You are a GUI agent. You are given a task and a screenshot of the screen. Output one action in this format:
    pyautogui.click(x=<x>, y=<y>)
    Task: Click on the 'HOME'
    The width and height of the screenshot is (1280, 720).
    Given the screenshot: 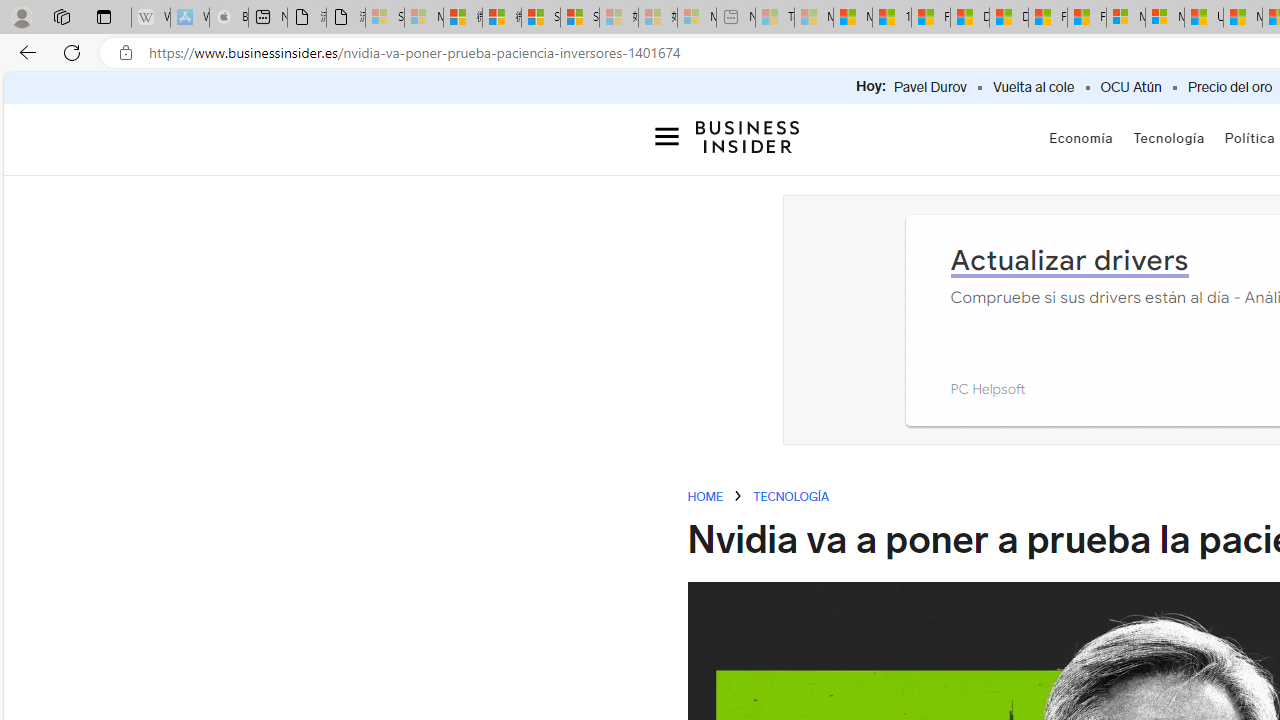 What is the action you would take?
    pyautogui.click(x=705, y=496)
    